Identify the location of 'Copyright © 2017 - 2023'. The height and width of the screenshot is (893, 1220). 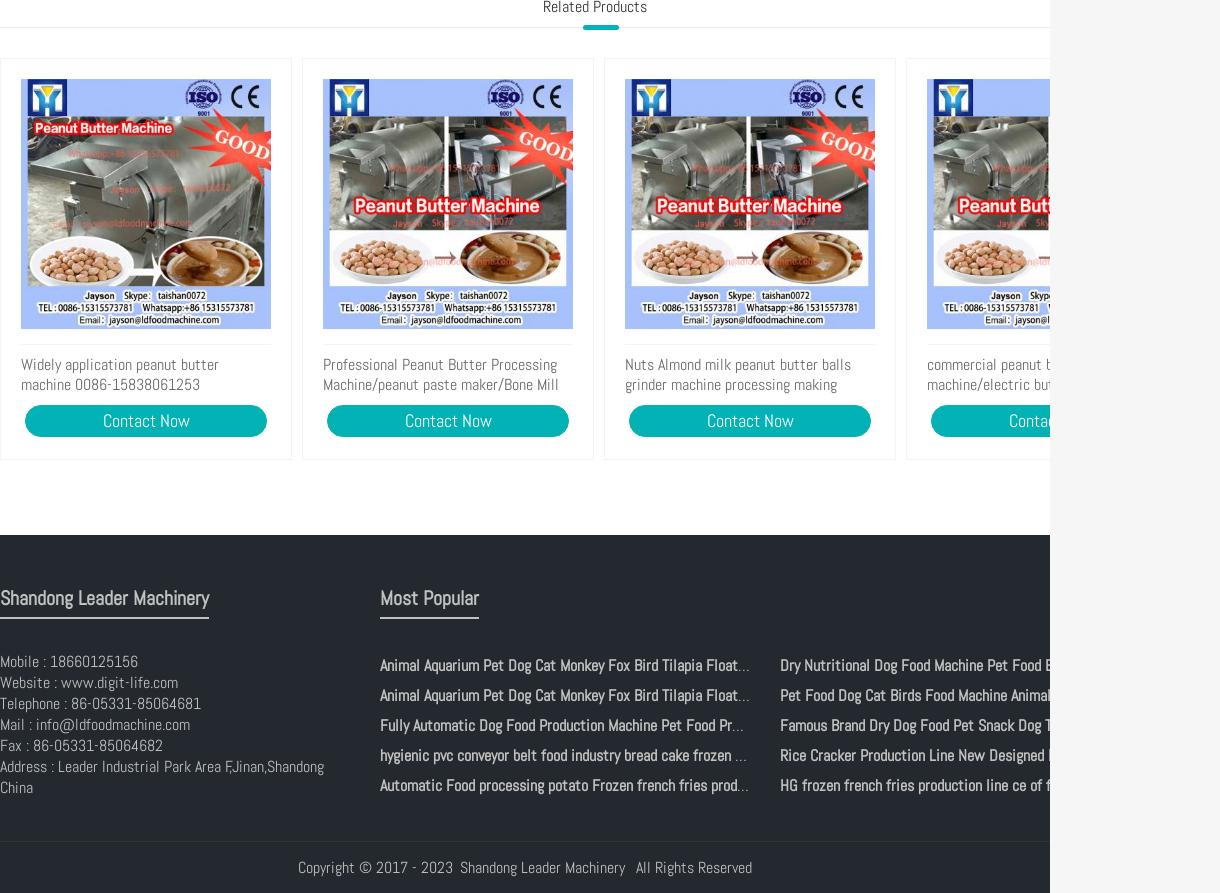
(374, 866).